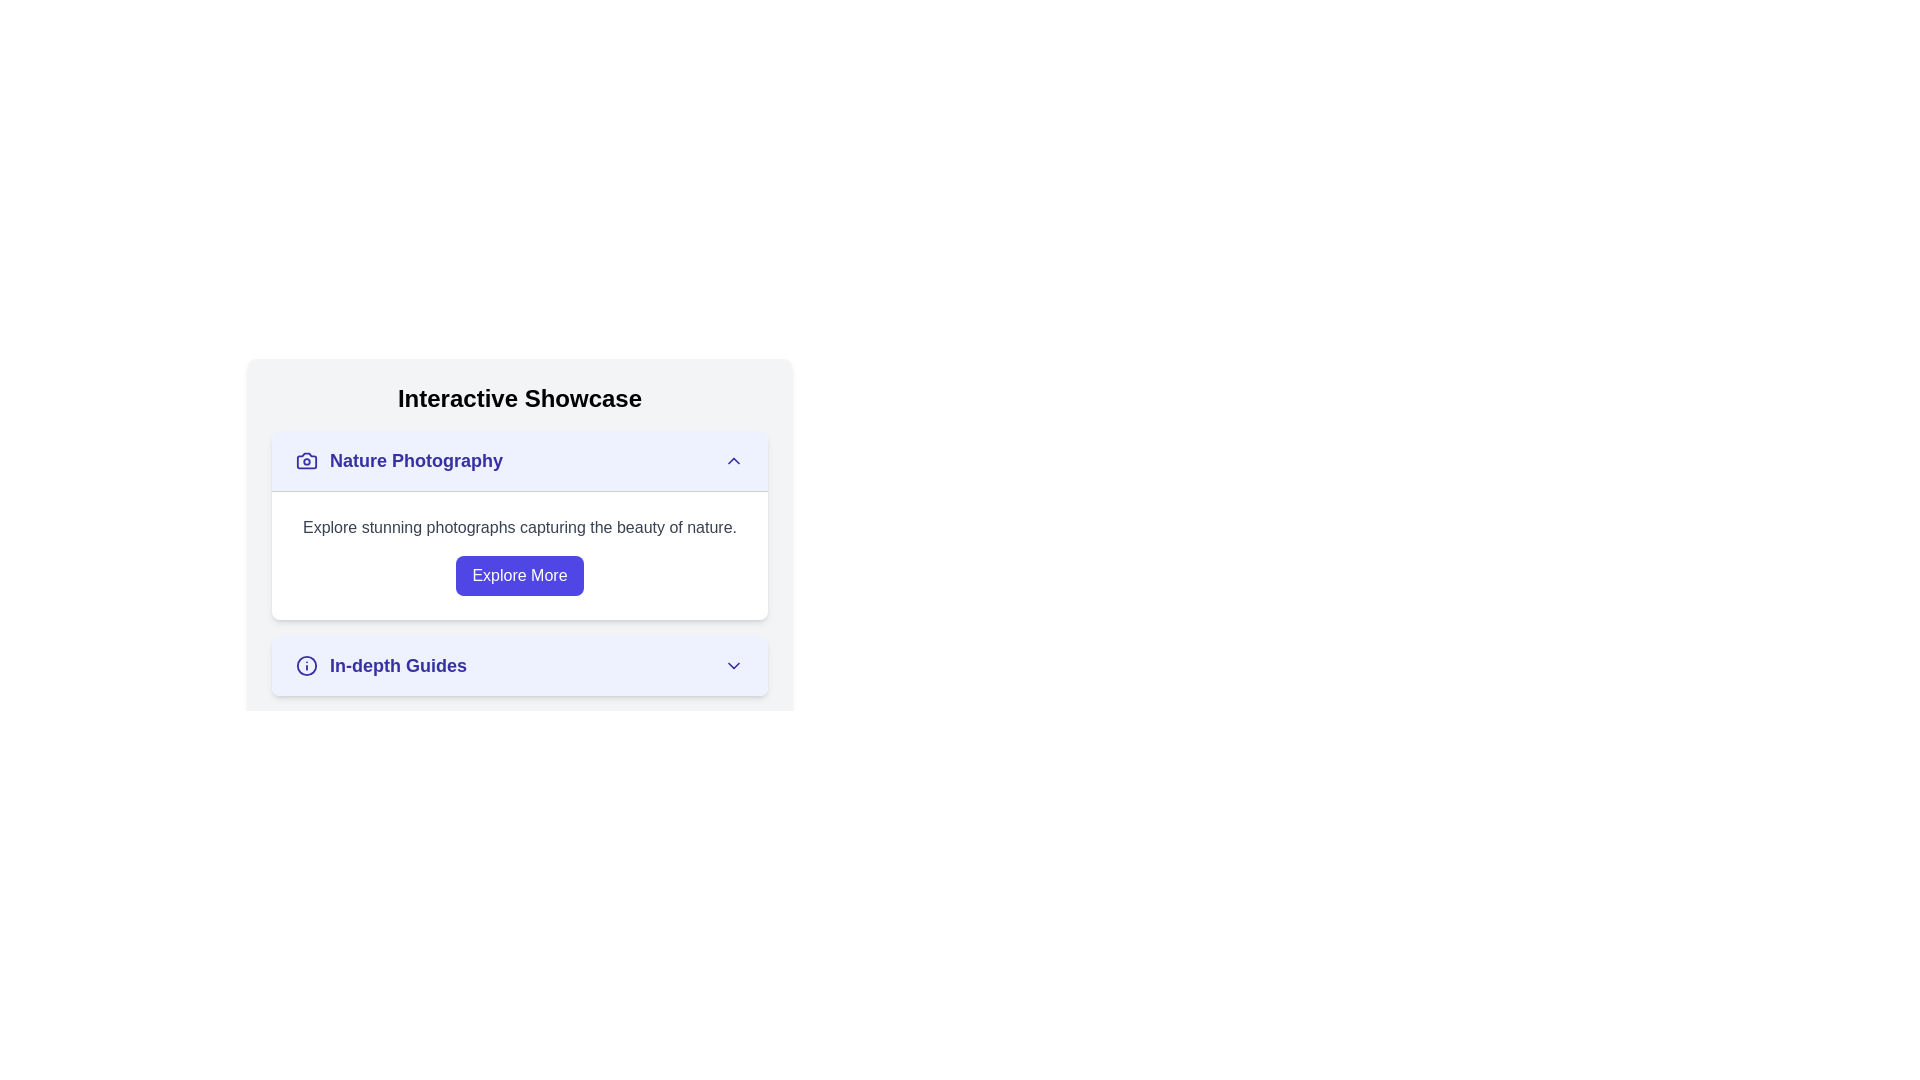  I want to click on the button located within the 'Nature Photography' section, so click(519, 575).